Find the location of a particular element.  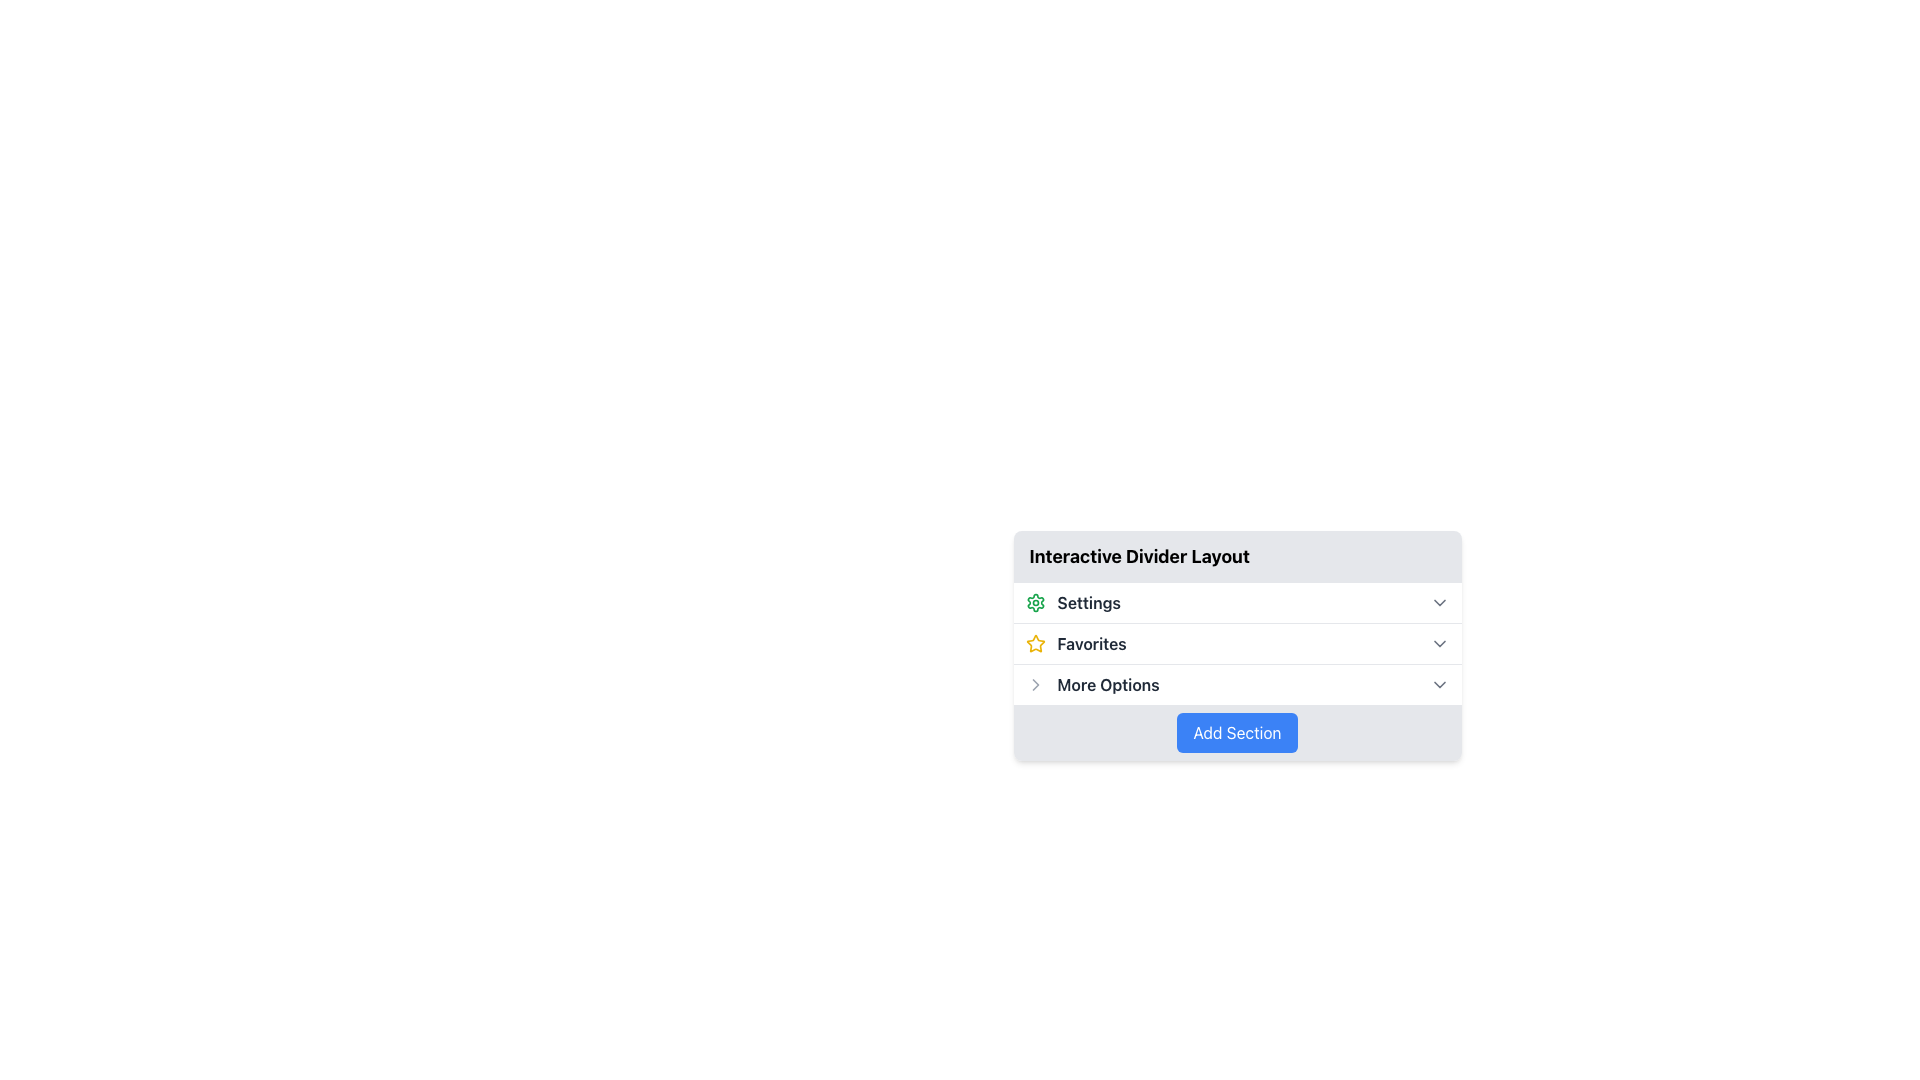

the right-pointing chevron icon in the settings options to trigger potential UI effects is located at coordinates (1035, 684).